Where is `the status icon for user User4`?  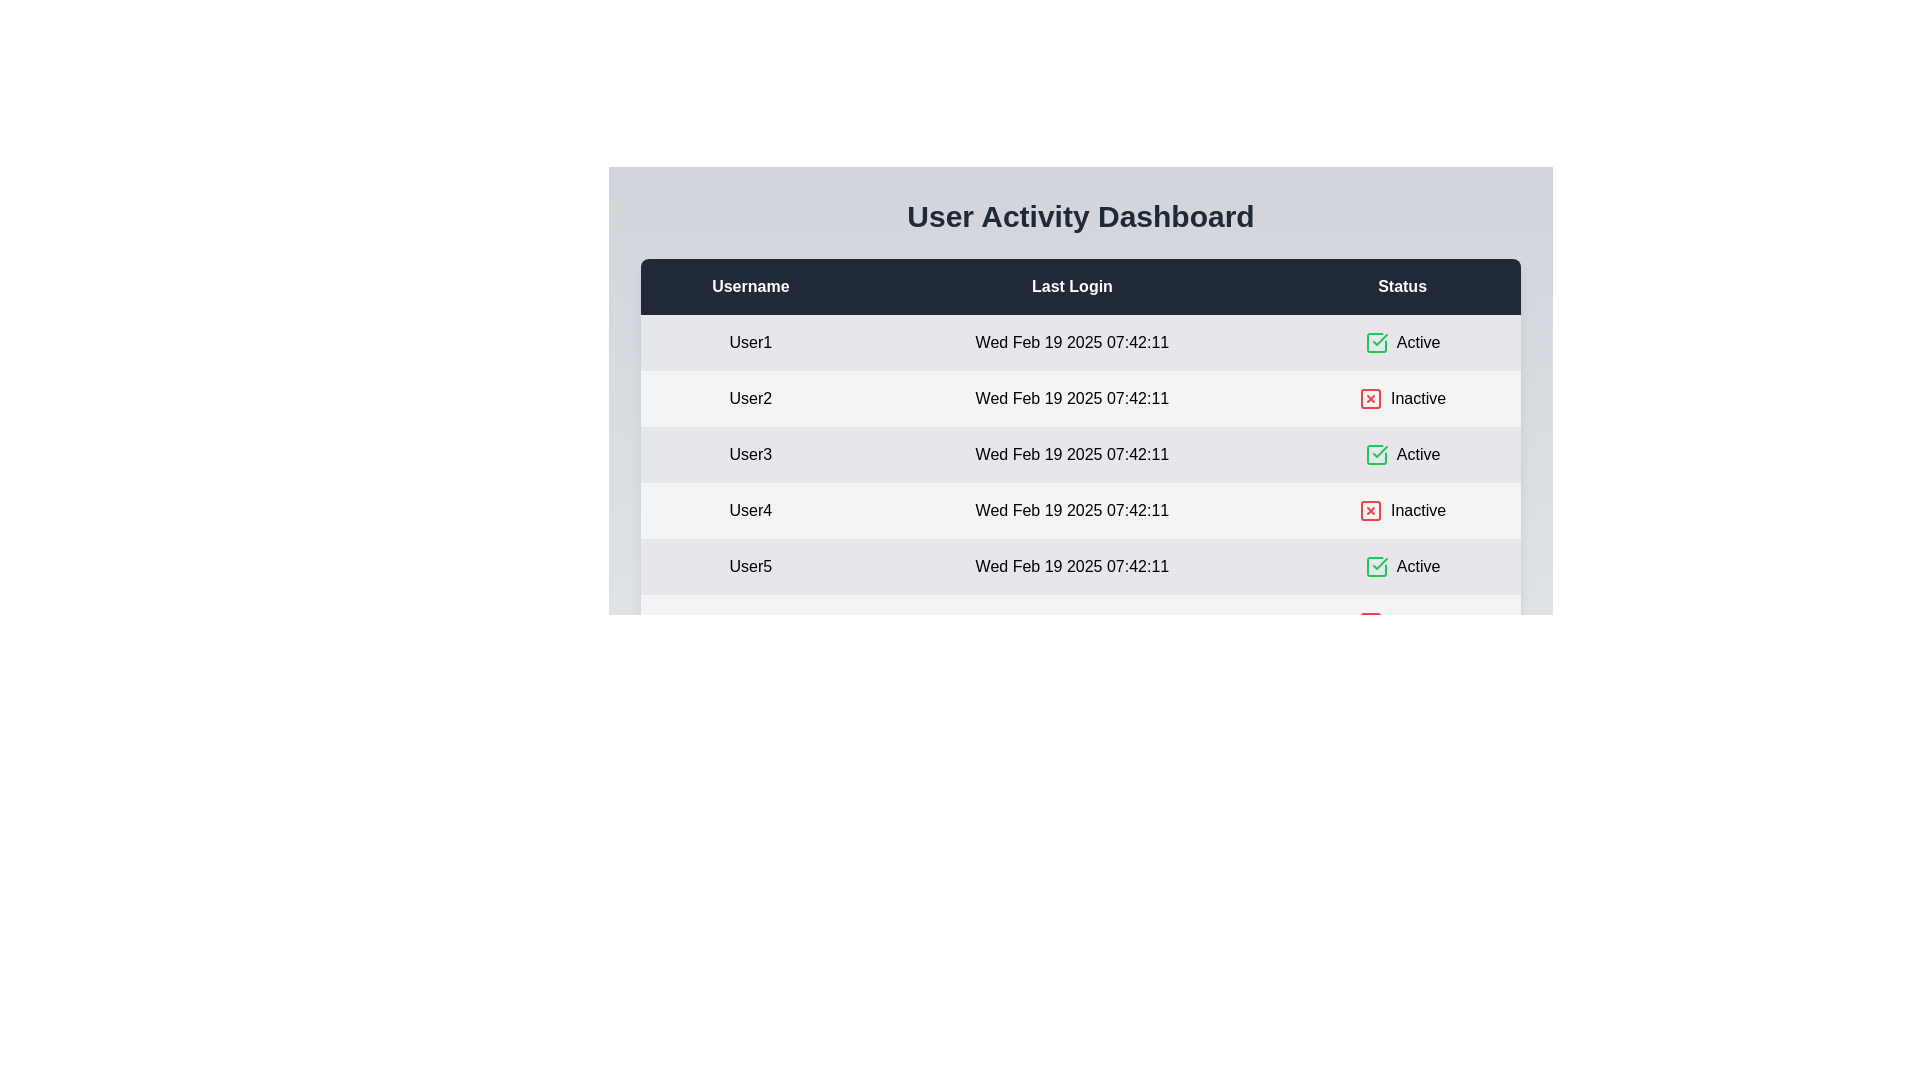 the status icon for user User4 is located at coordinates (1370, 509).